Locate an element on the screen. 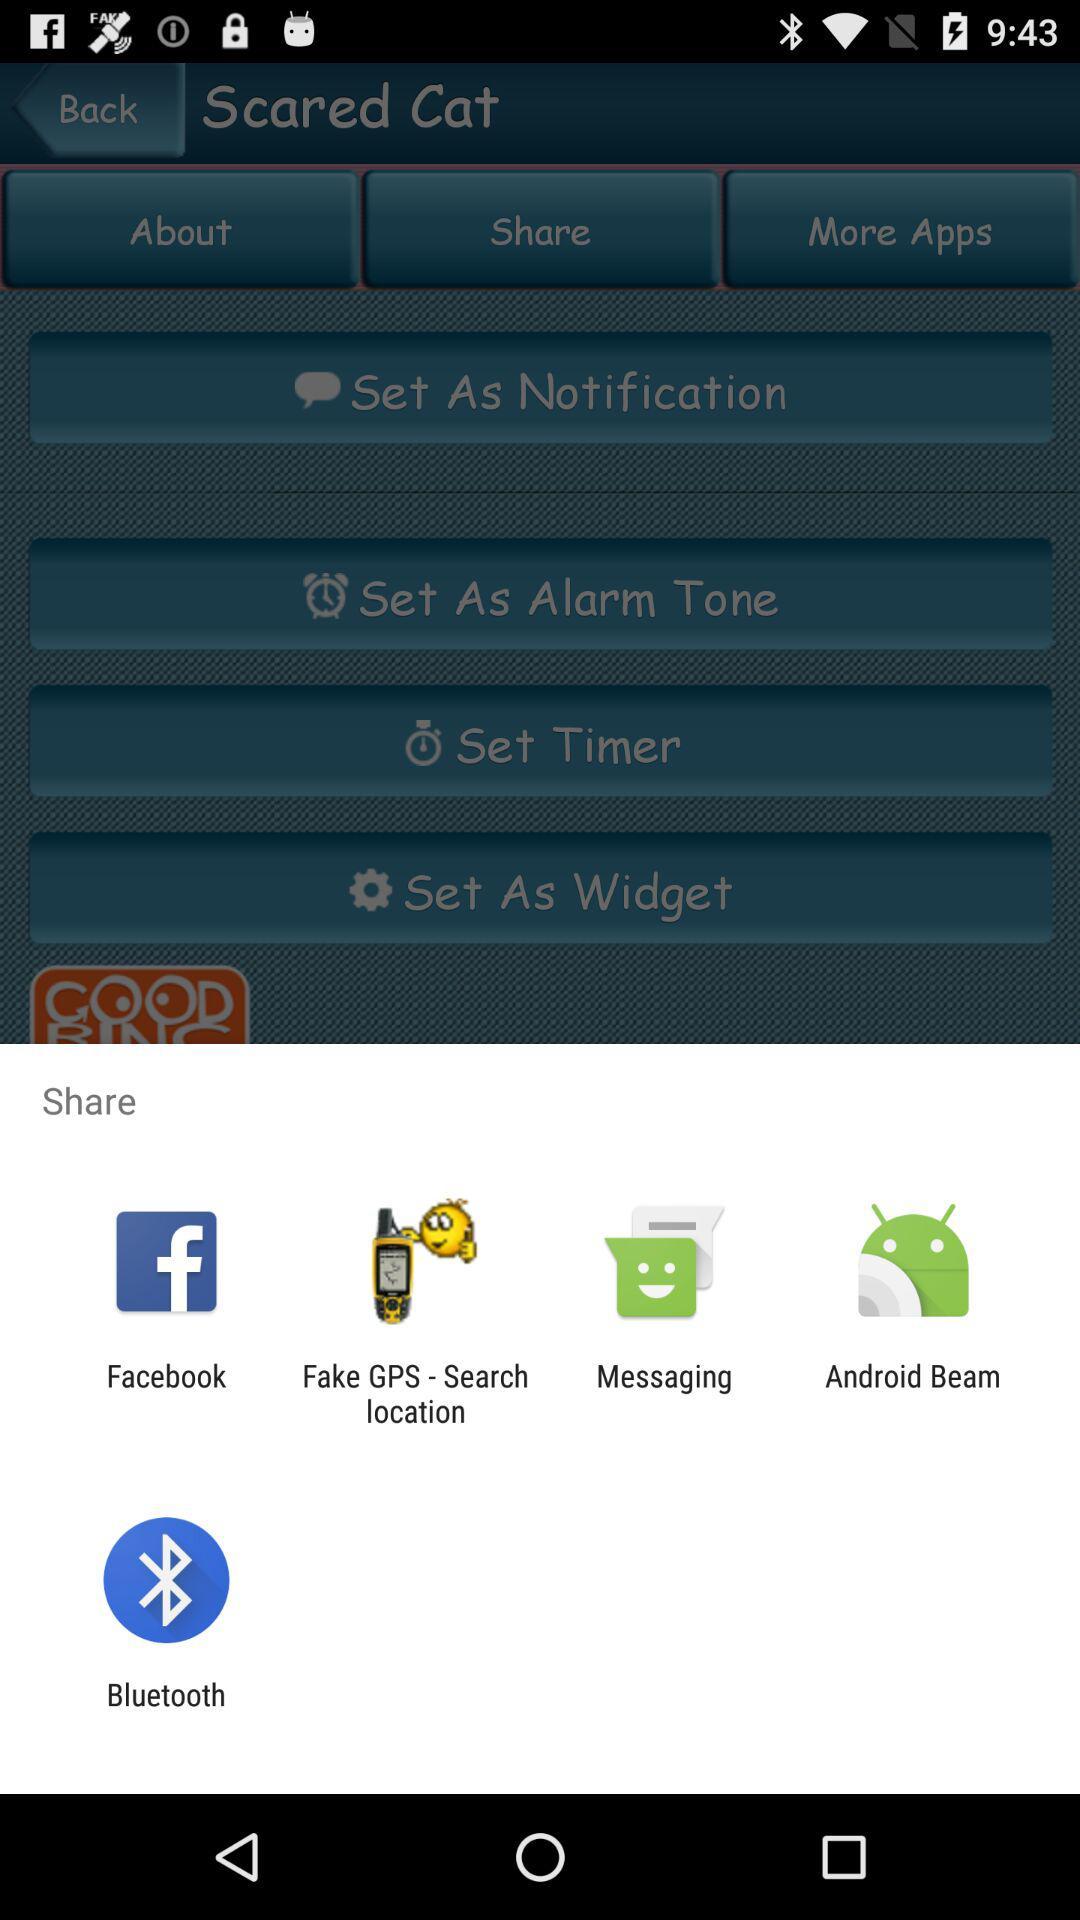  the app next to the messaging item is located at coordinates (913, 1392).